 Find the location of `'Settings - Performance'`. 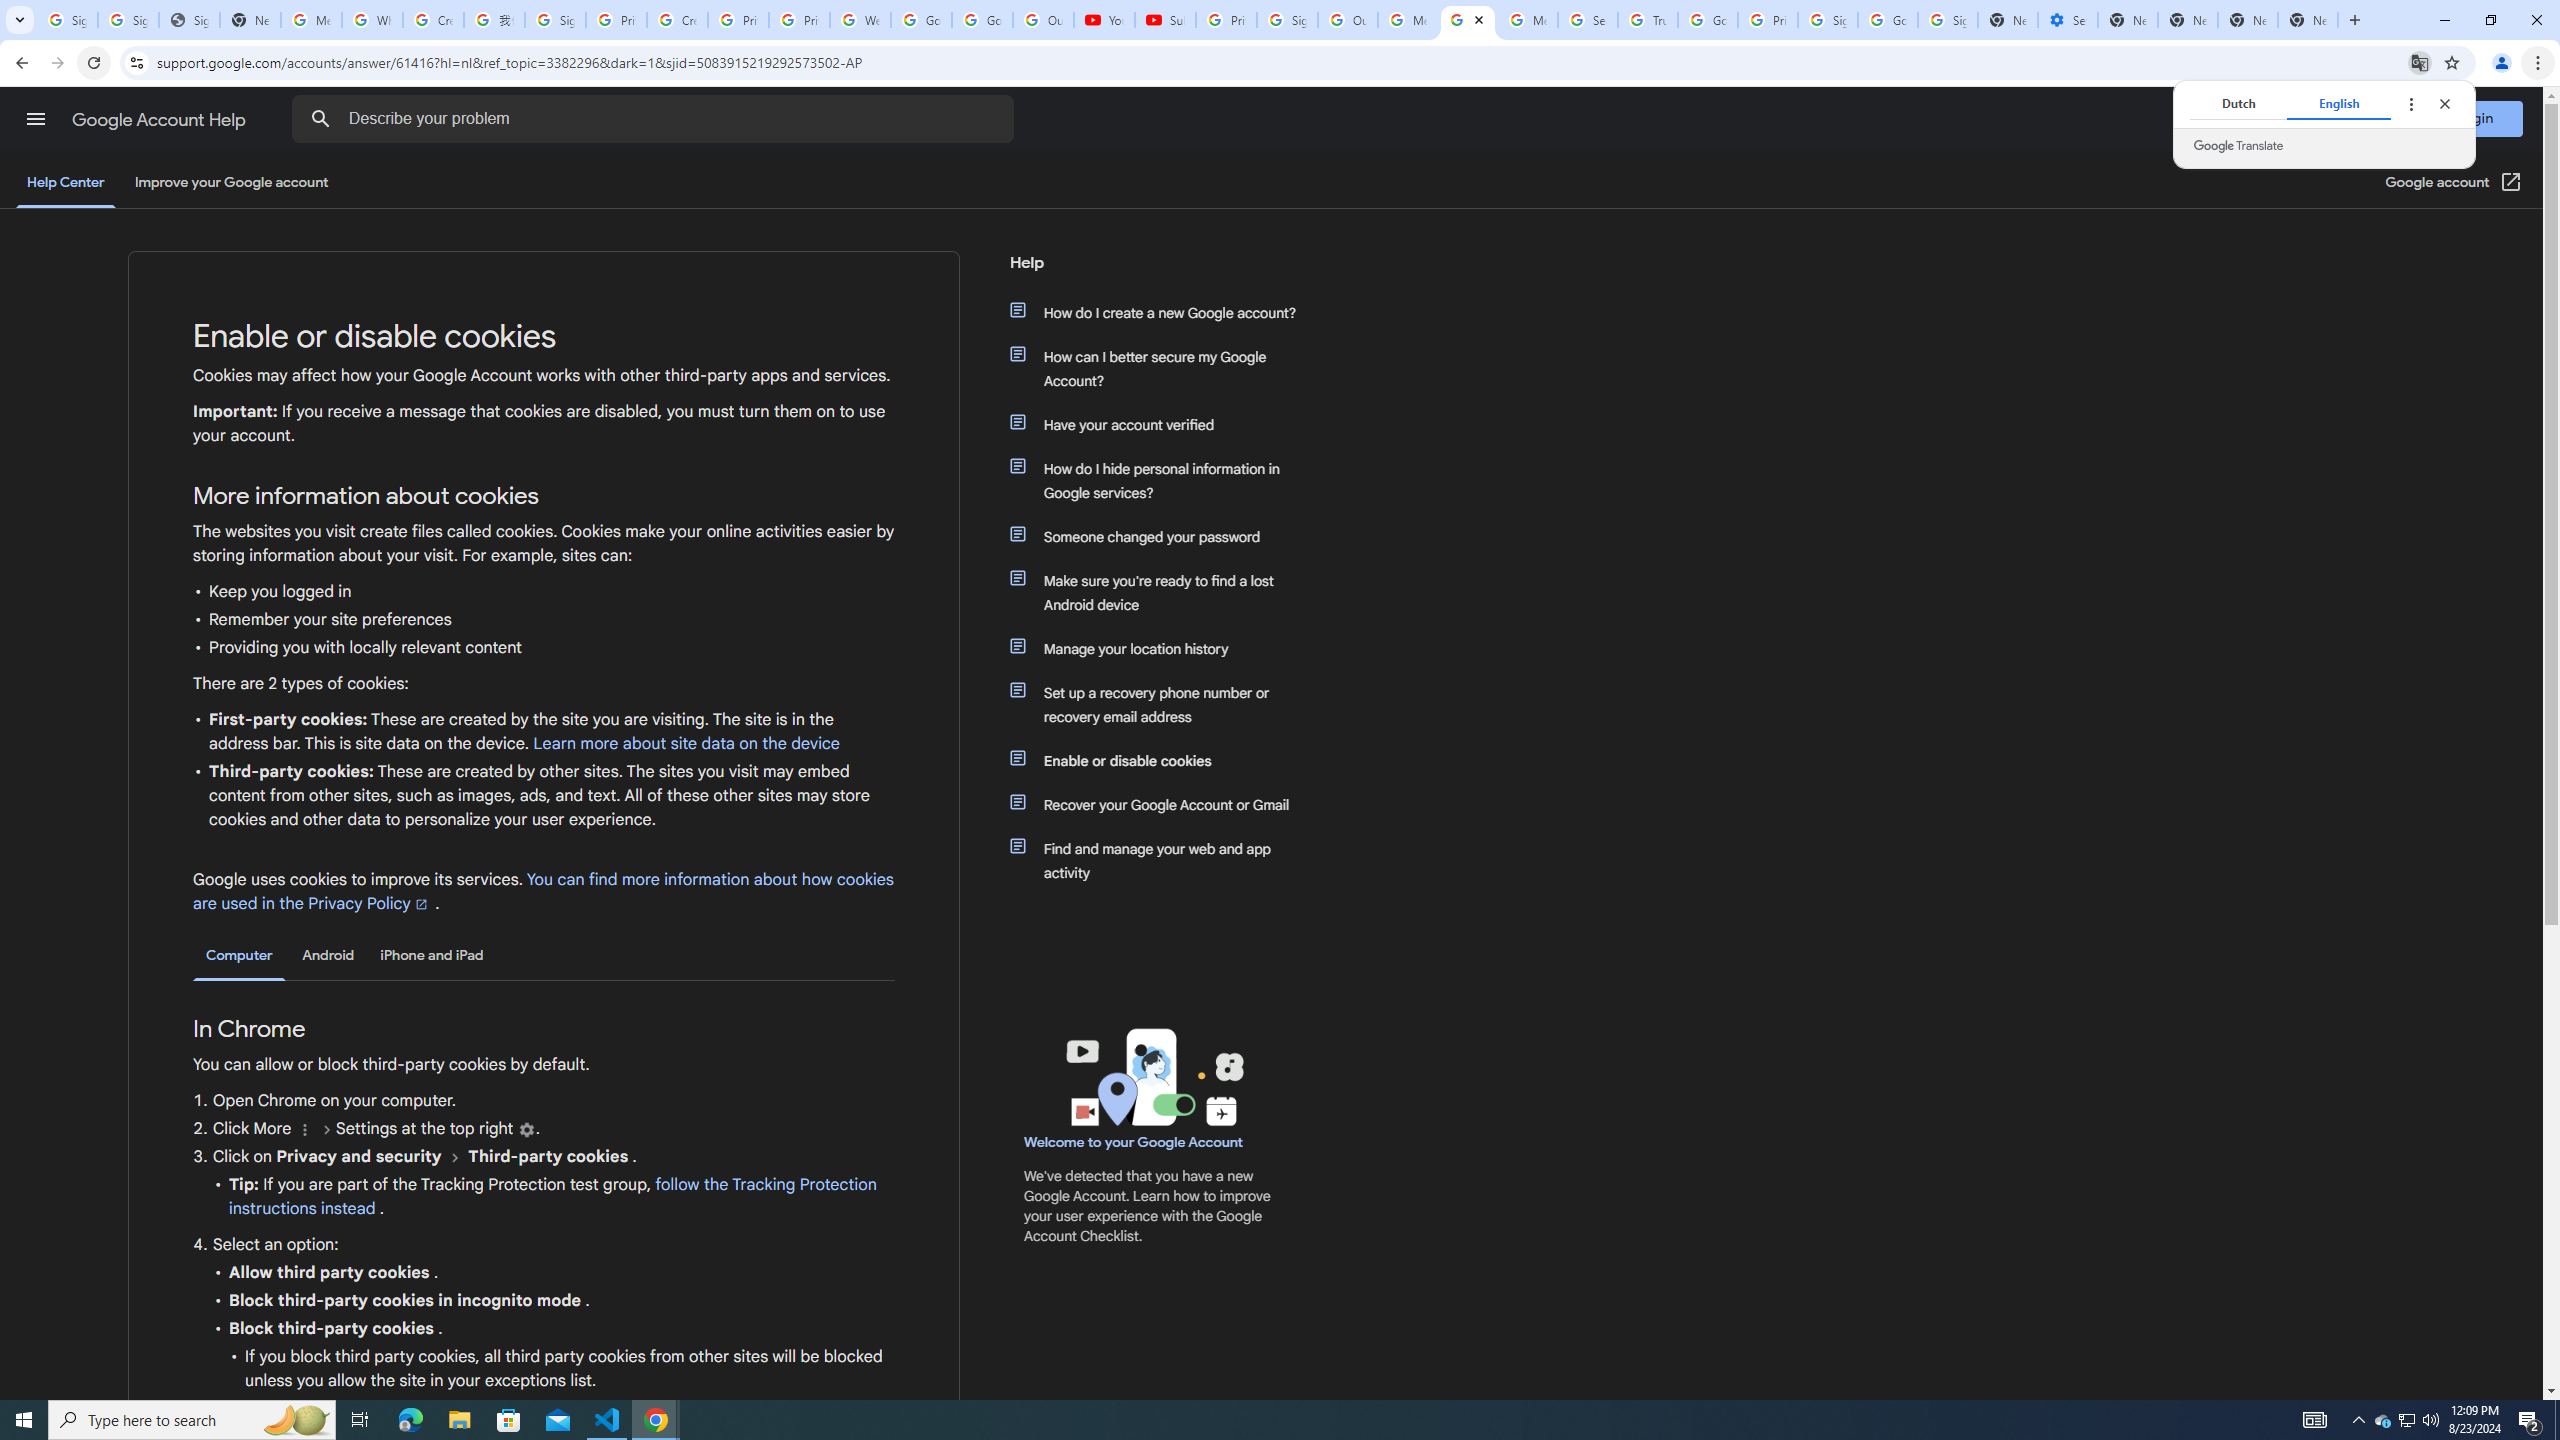

'Settings - Performance' is located at coordinates (2067, 19).